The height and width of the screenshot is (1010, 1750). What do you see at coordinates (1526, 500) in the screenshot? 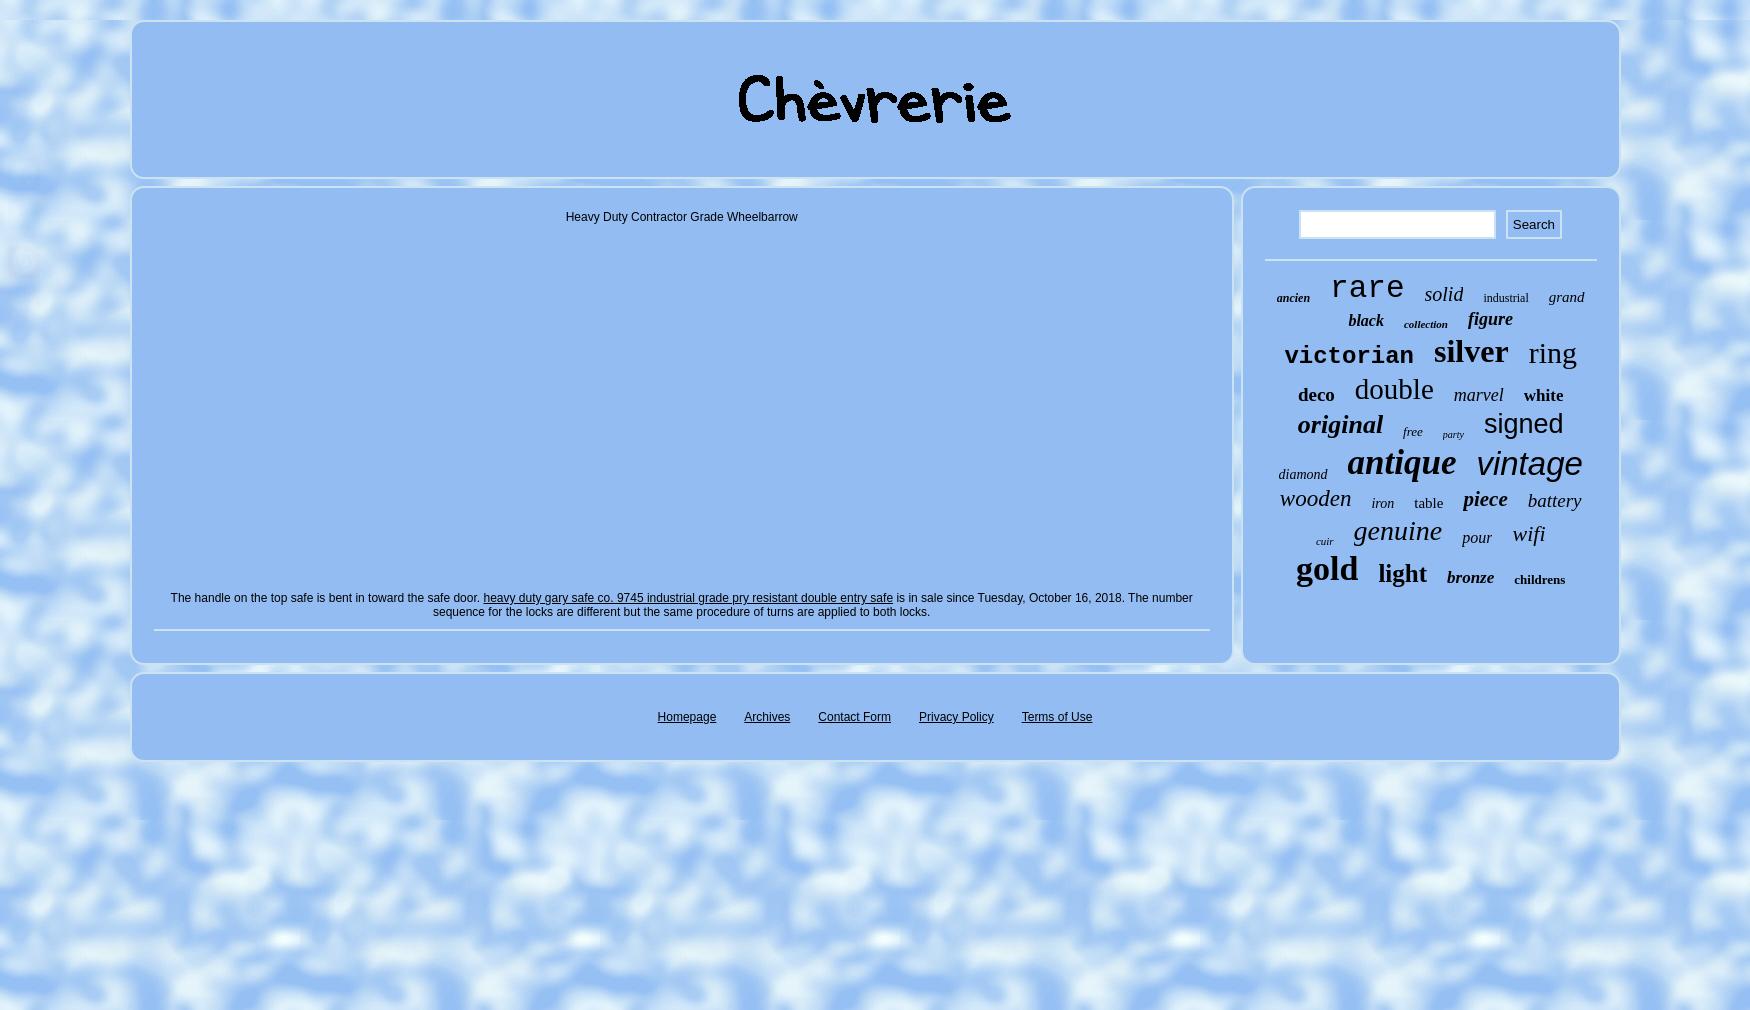
I see `'battery'` at bounding box center [1526, 500].